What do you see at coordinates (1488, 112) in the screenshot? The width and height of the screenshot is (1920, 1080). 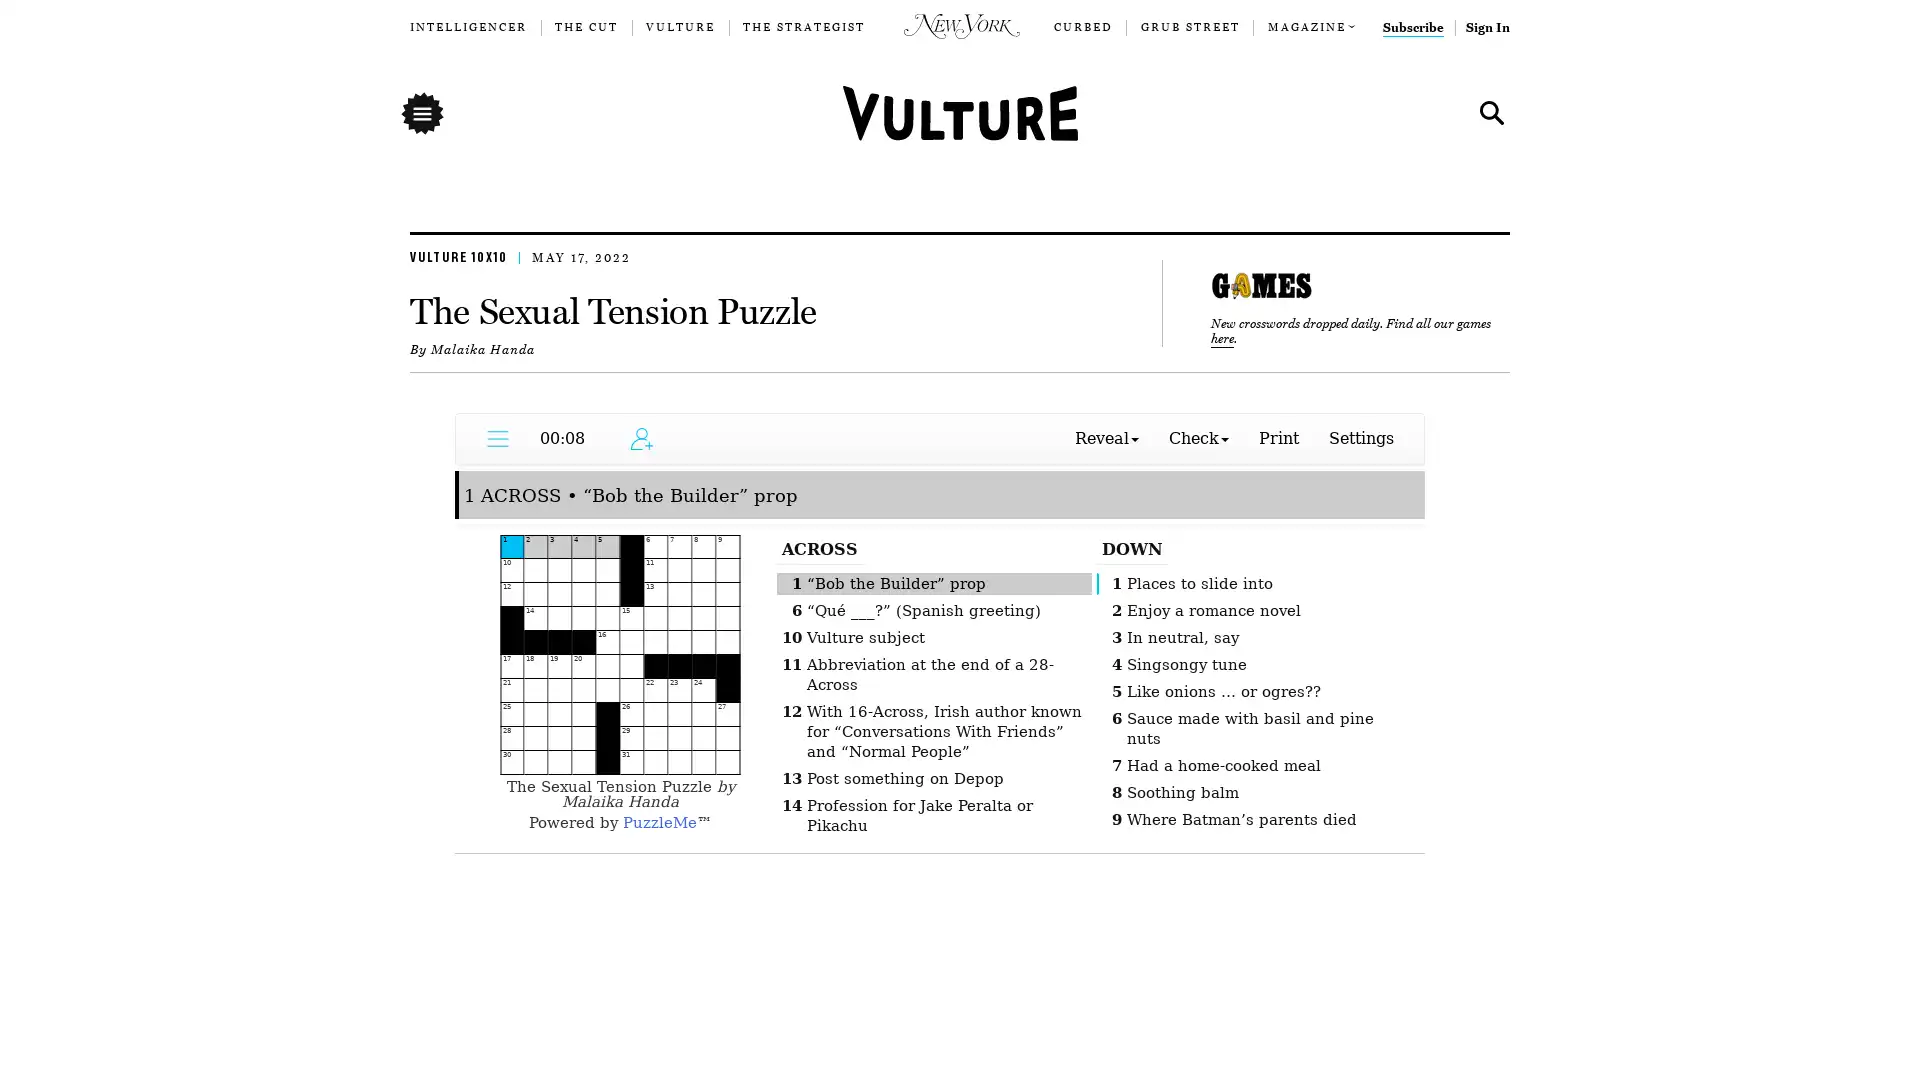 I see `Search` at bounding box center [1488, 112].